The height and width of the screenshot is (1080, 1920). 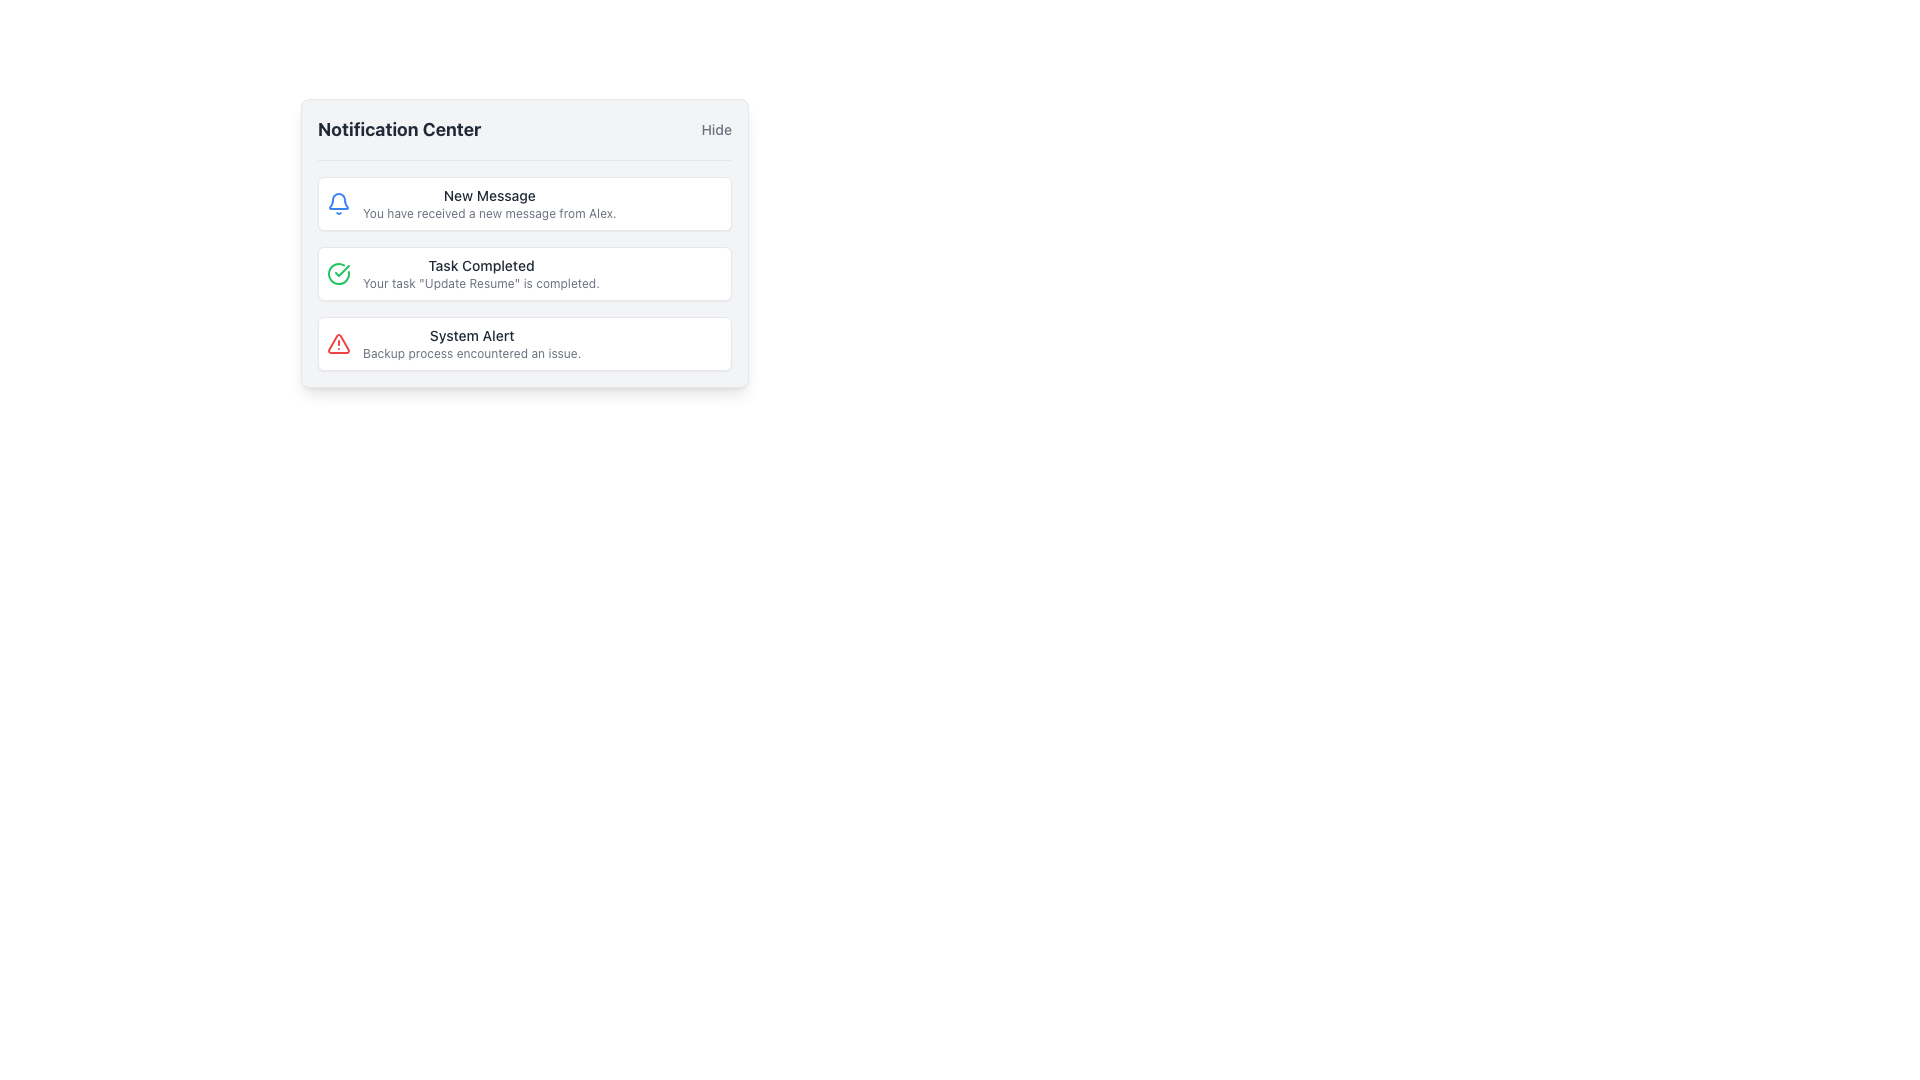 I want to click on the second textual notification in the notification center that informs the user about the completion of the 'Update Resume' task, so click(x=481, y=273).